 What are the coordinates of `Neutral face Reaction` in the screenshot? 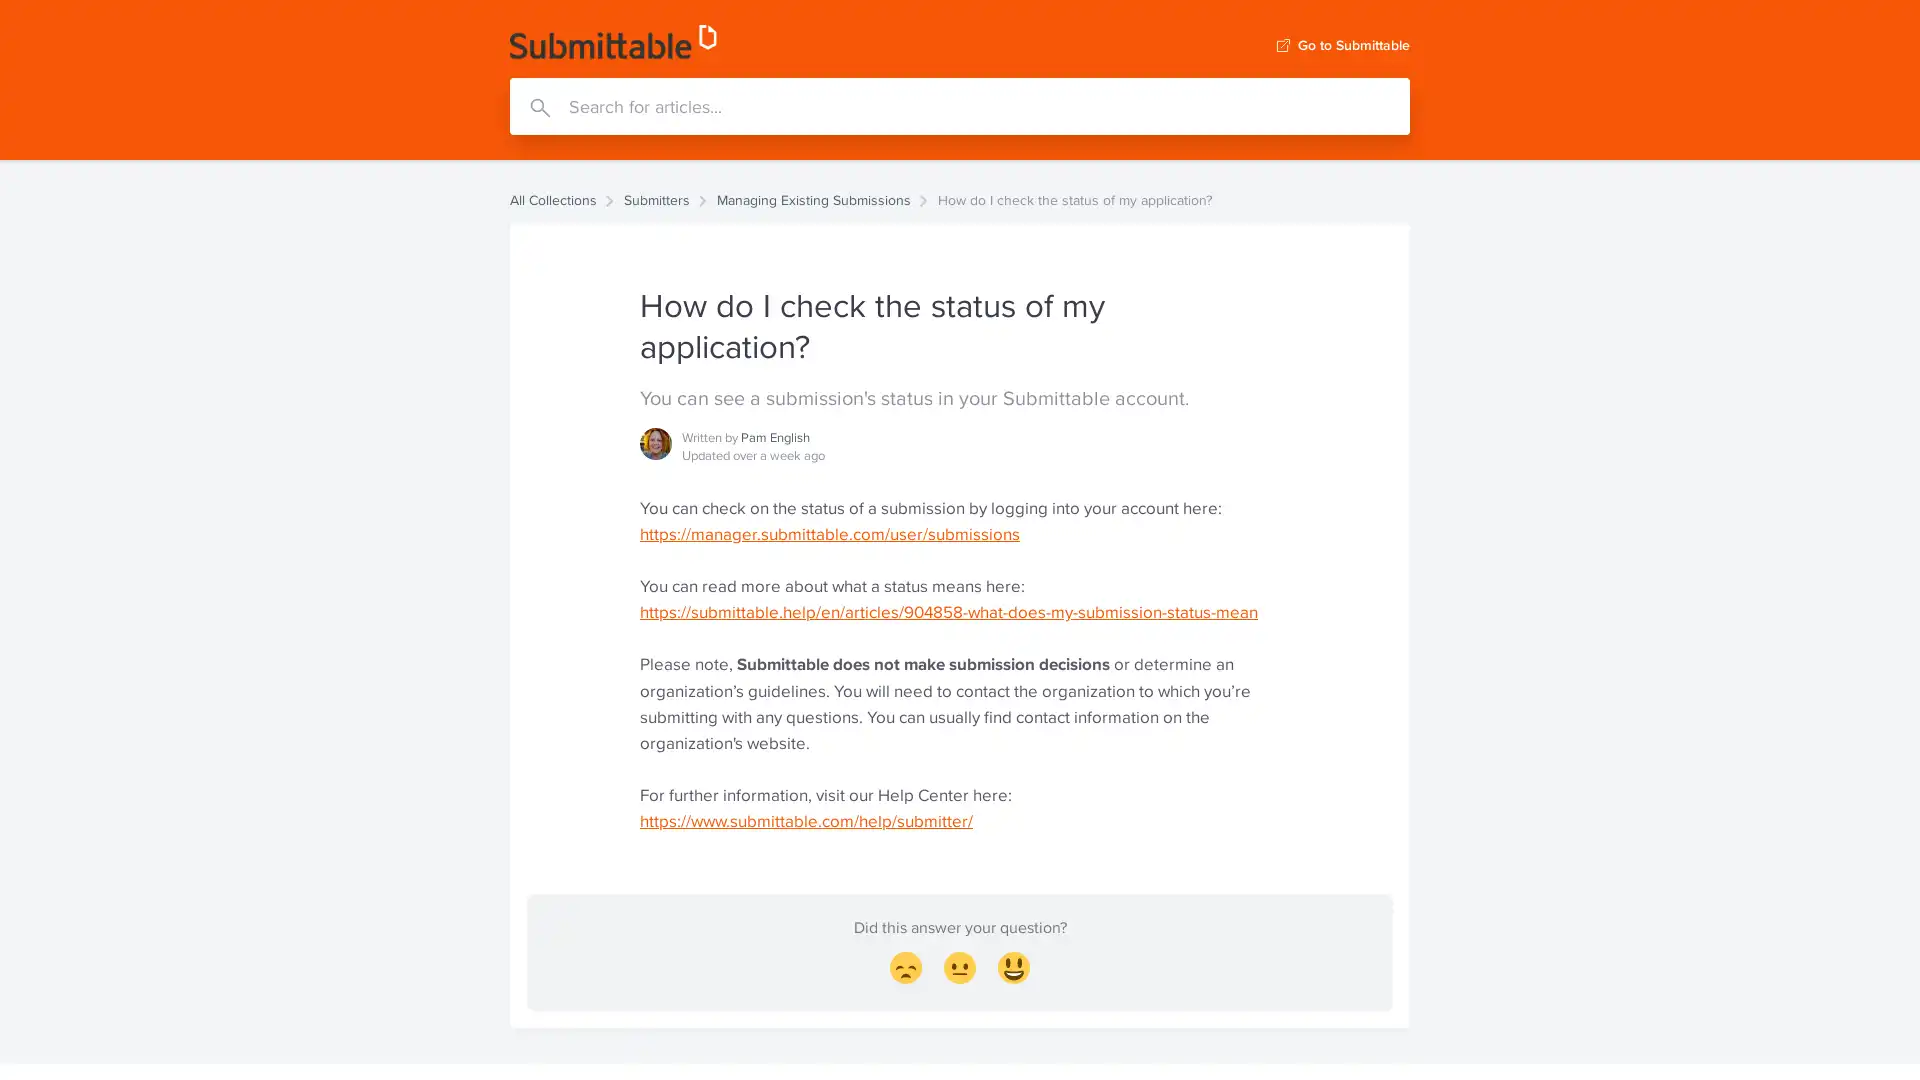 It's located at (960, 970).